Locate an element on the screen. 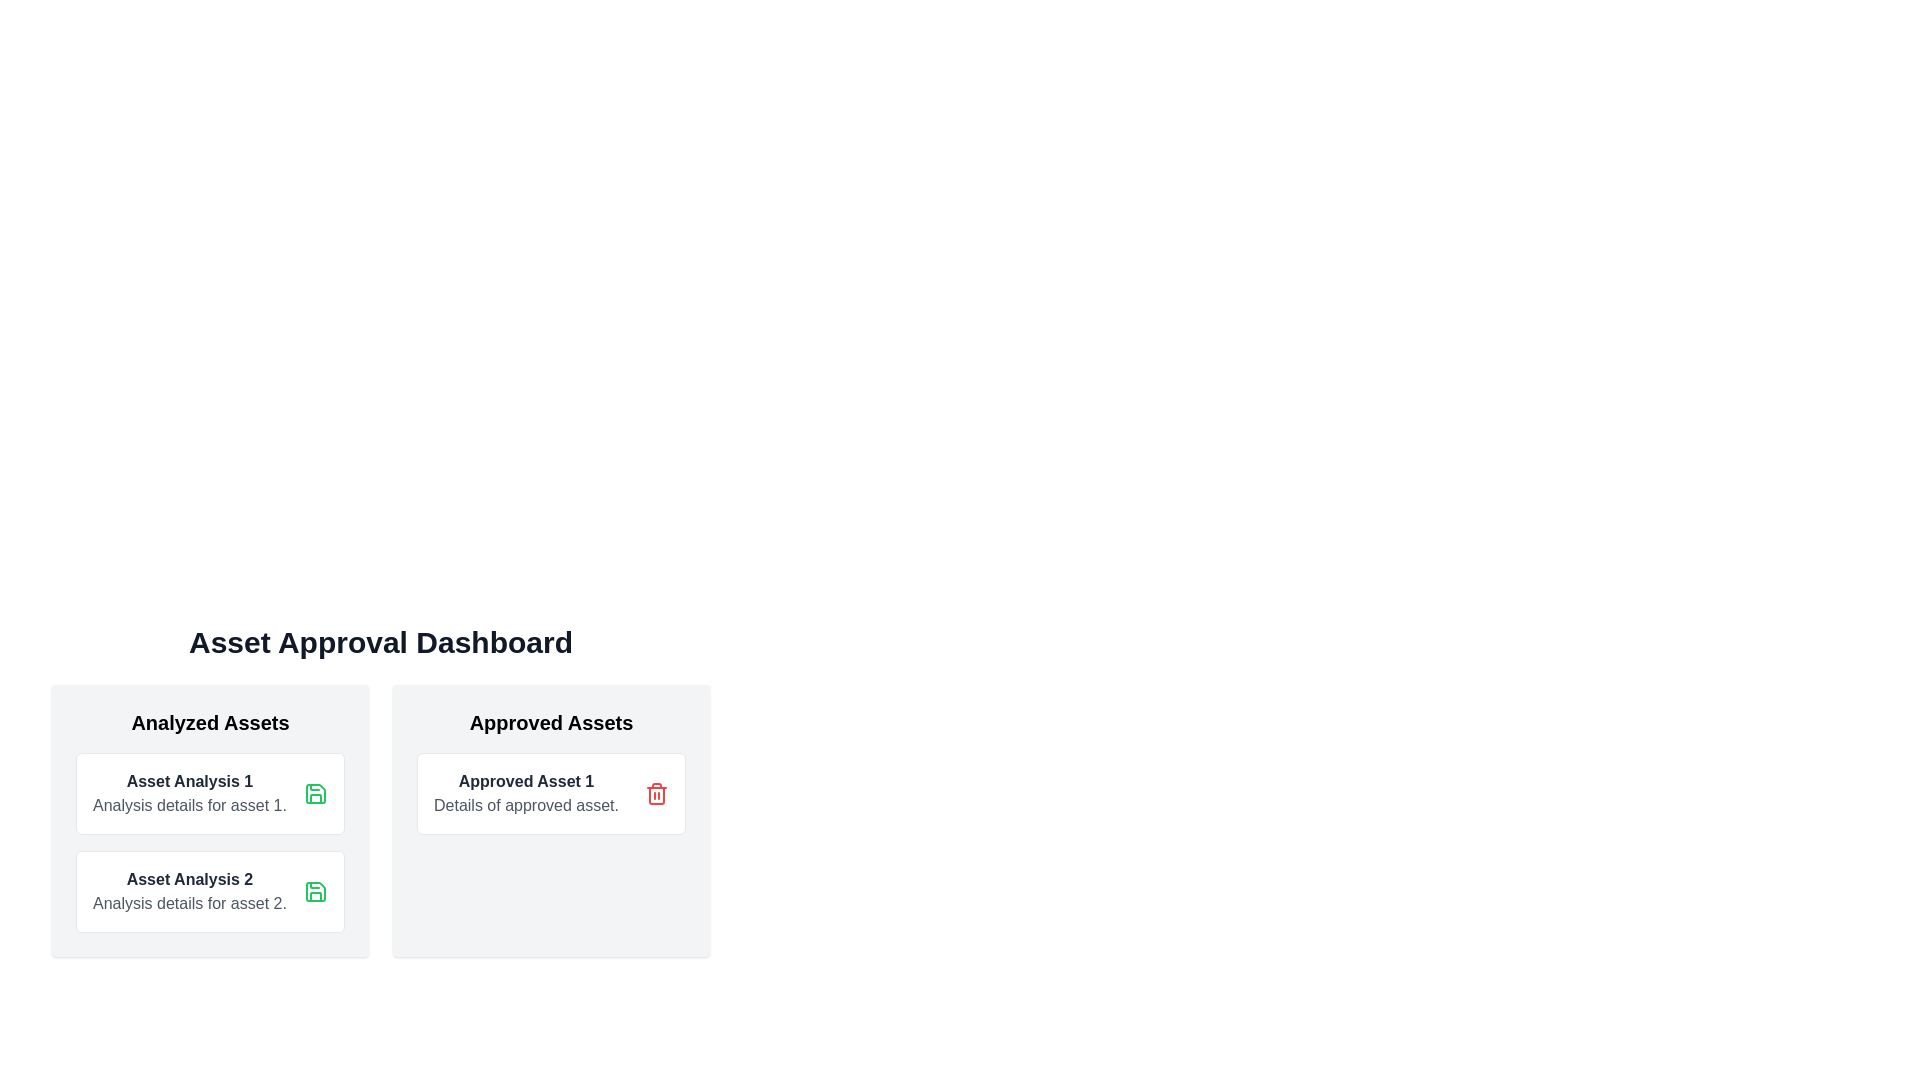  the static text label 'Asset Analysis 1' which is styled in bold gray and serves as the header under the 'Analyzed Assets' section is located at coordinates (189, 781).